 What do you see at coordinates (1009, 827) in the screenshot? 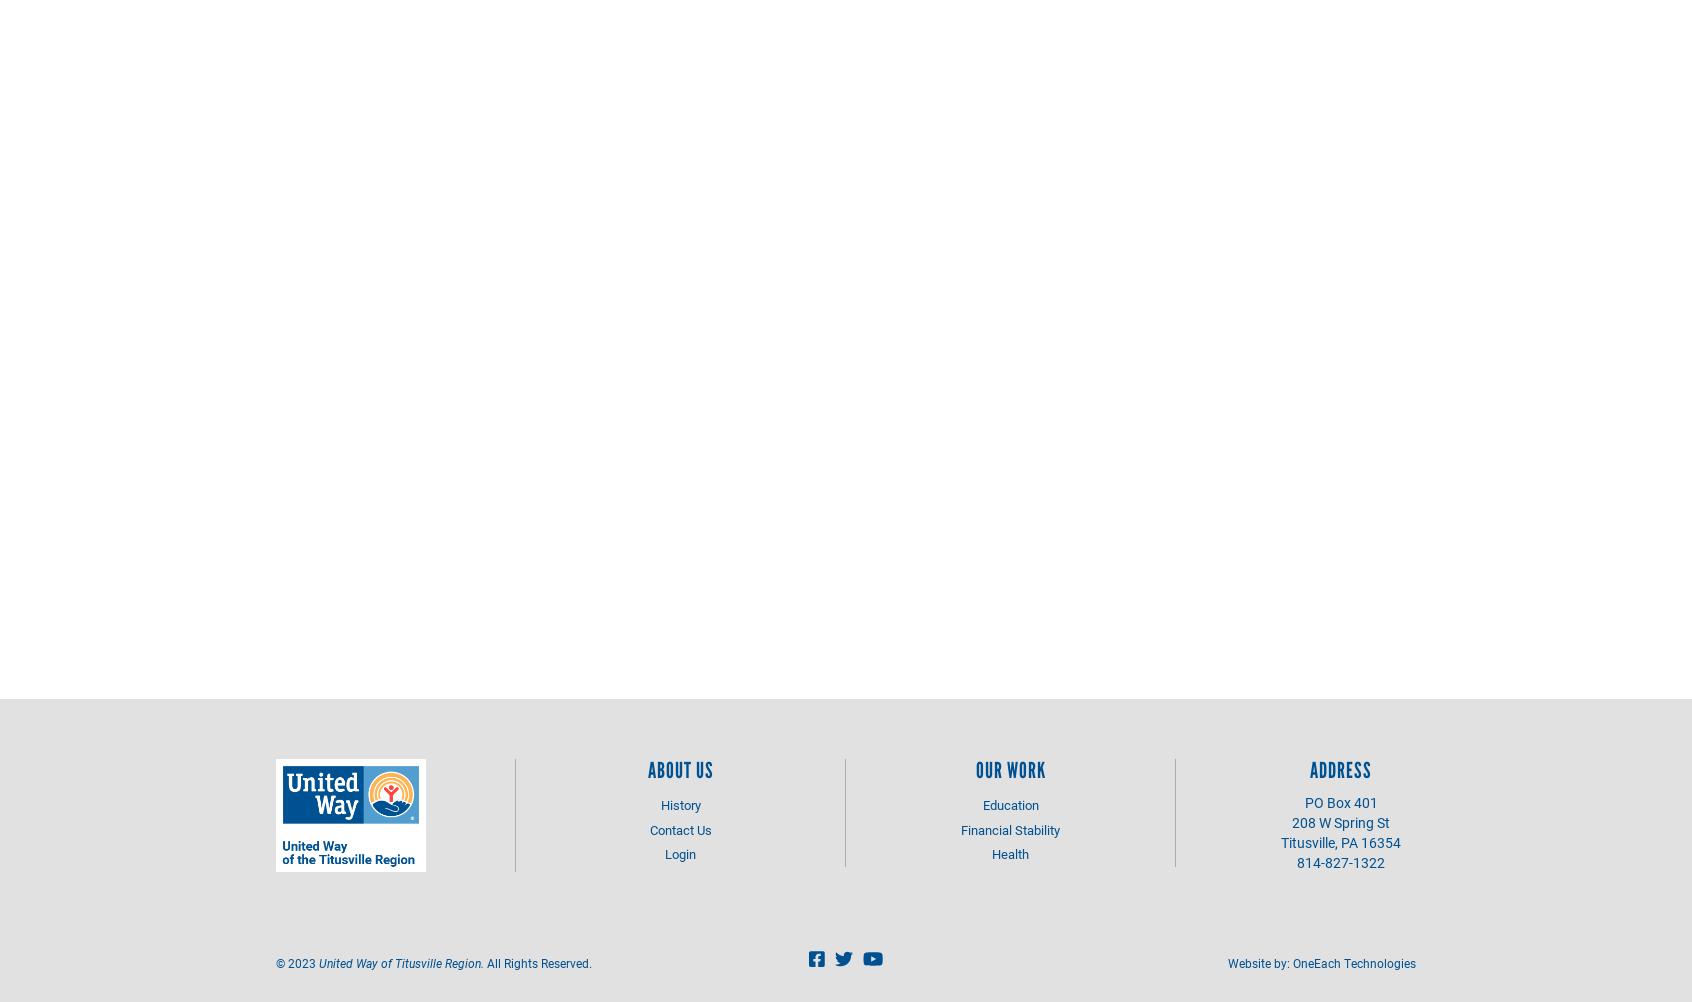
I see `'Financial Stability'` at bounding box center [1009, 827].